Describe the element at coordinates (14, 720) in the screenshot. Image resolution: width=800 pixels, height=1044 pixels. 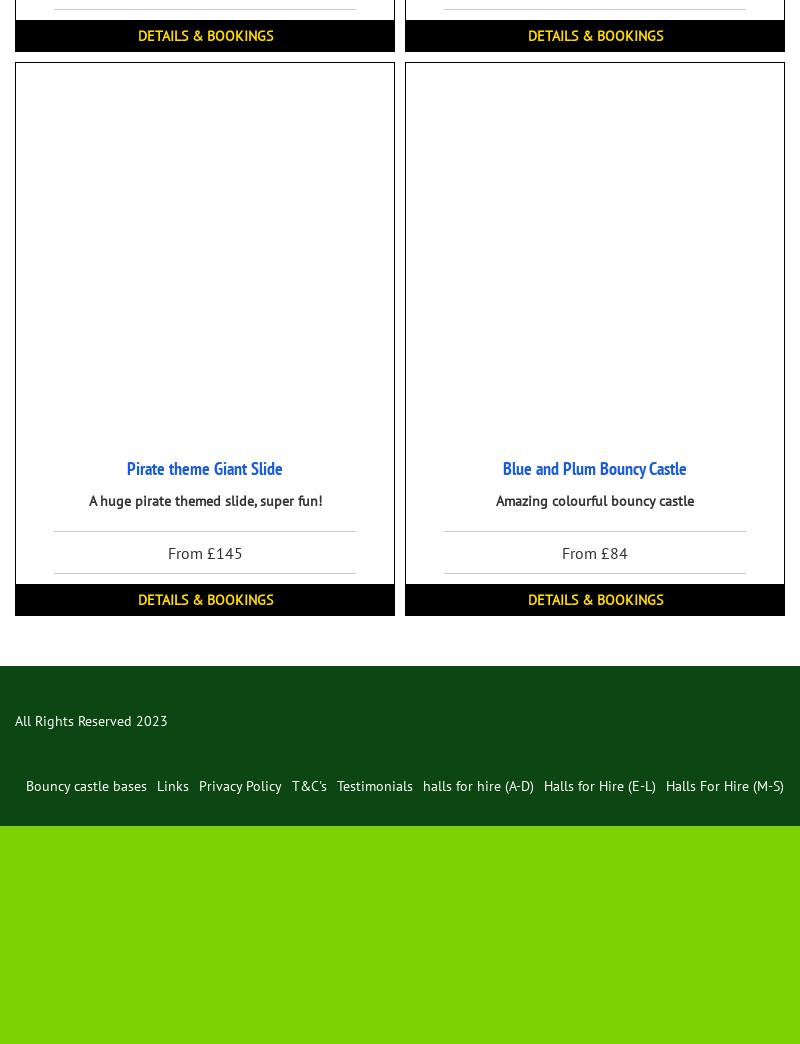
I see `'All Rights Reserved 2023'` at that location.